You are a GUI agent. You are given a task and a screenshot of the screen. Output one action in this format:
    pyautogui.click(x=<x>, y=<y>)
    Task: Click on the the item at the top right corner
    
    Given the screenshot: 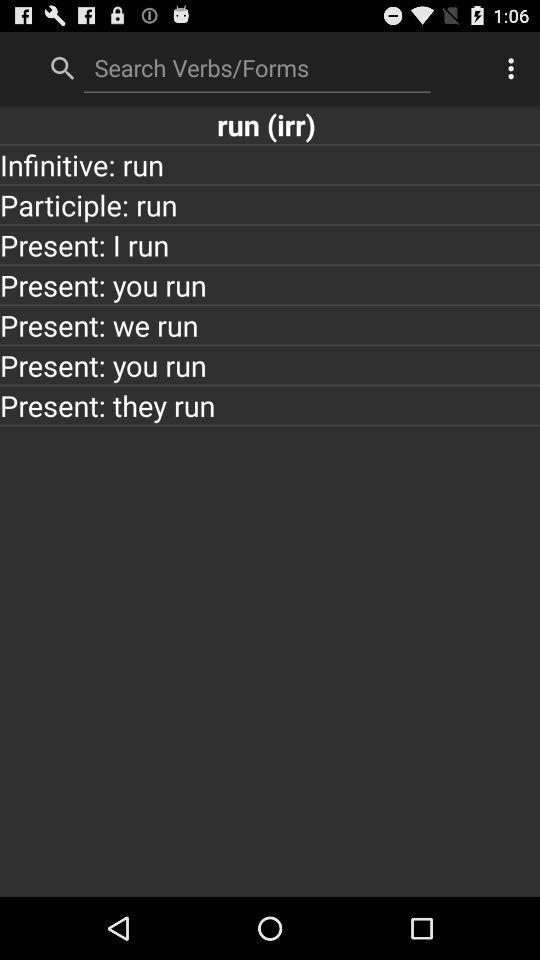 What is the action you would take?
    pyautogui.click(x=513, y=68)
    